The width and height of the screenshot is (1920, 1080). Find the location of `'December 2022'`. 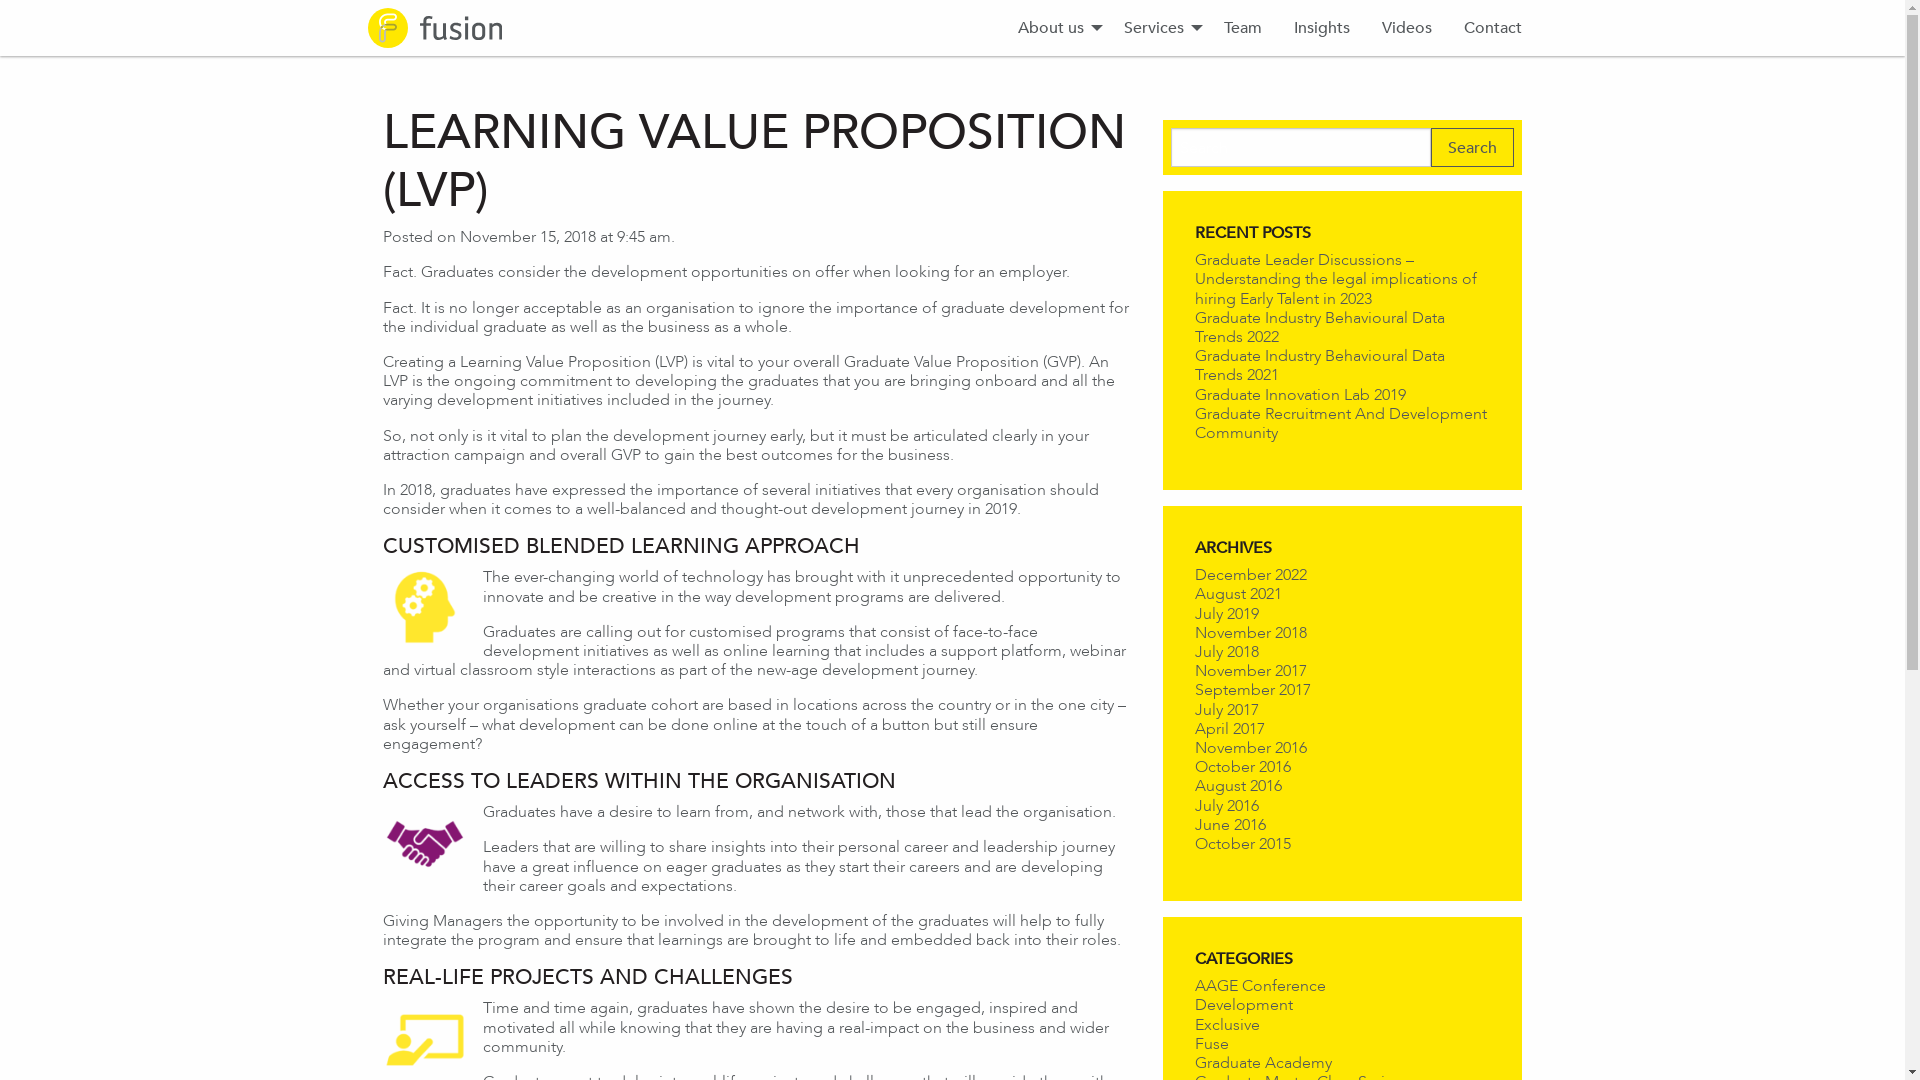

'December 2022' is located at coordinates (1194, 574).